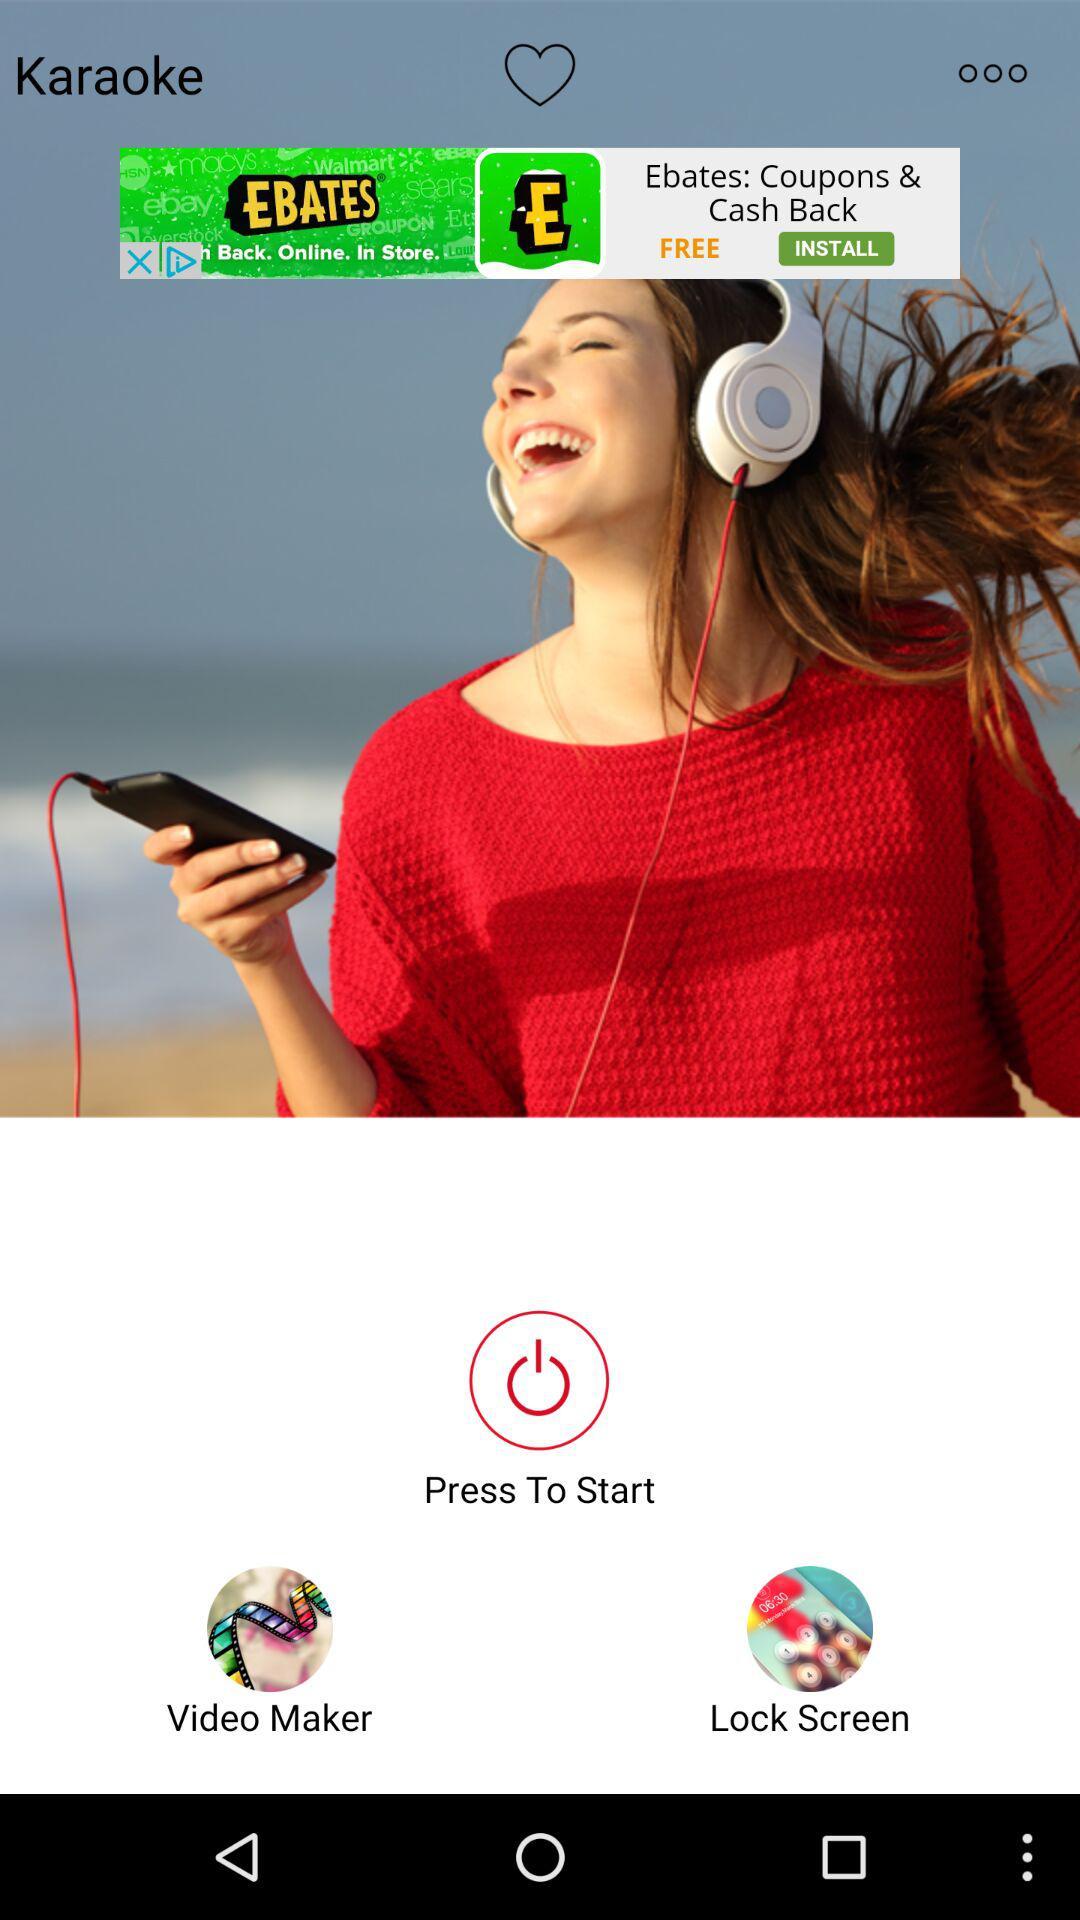 Image resolution: width=1080 pixels, height=1920 pixels. Describe the element at coordinates (540, 73) in the screenshot. I see `like the song` at that location.